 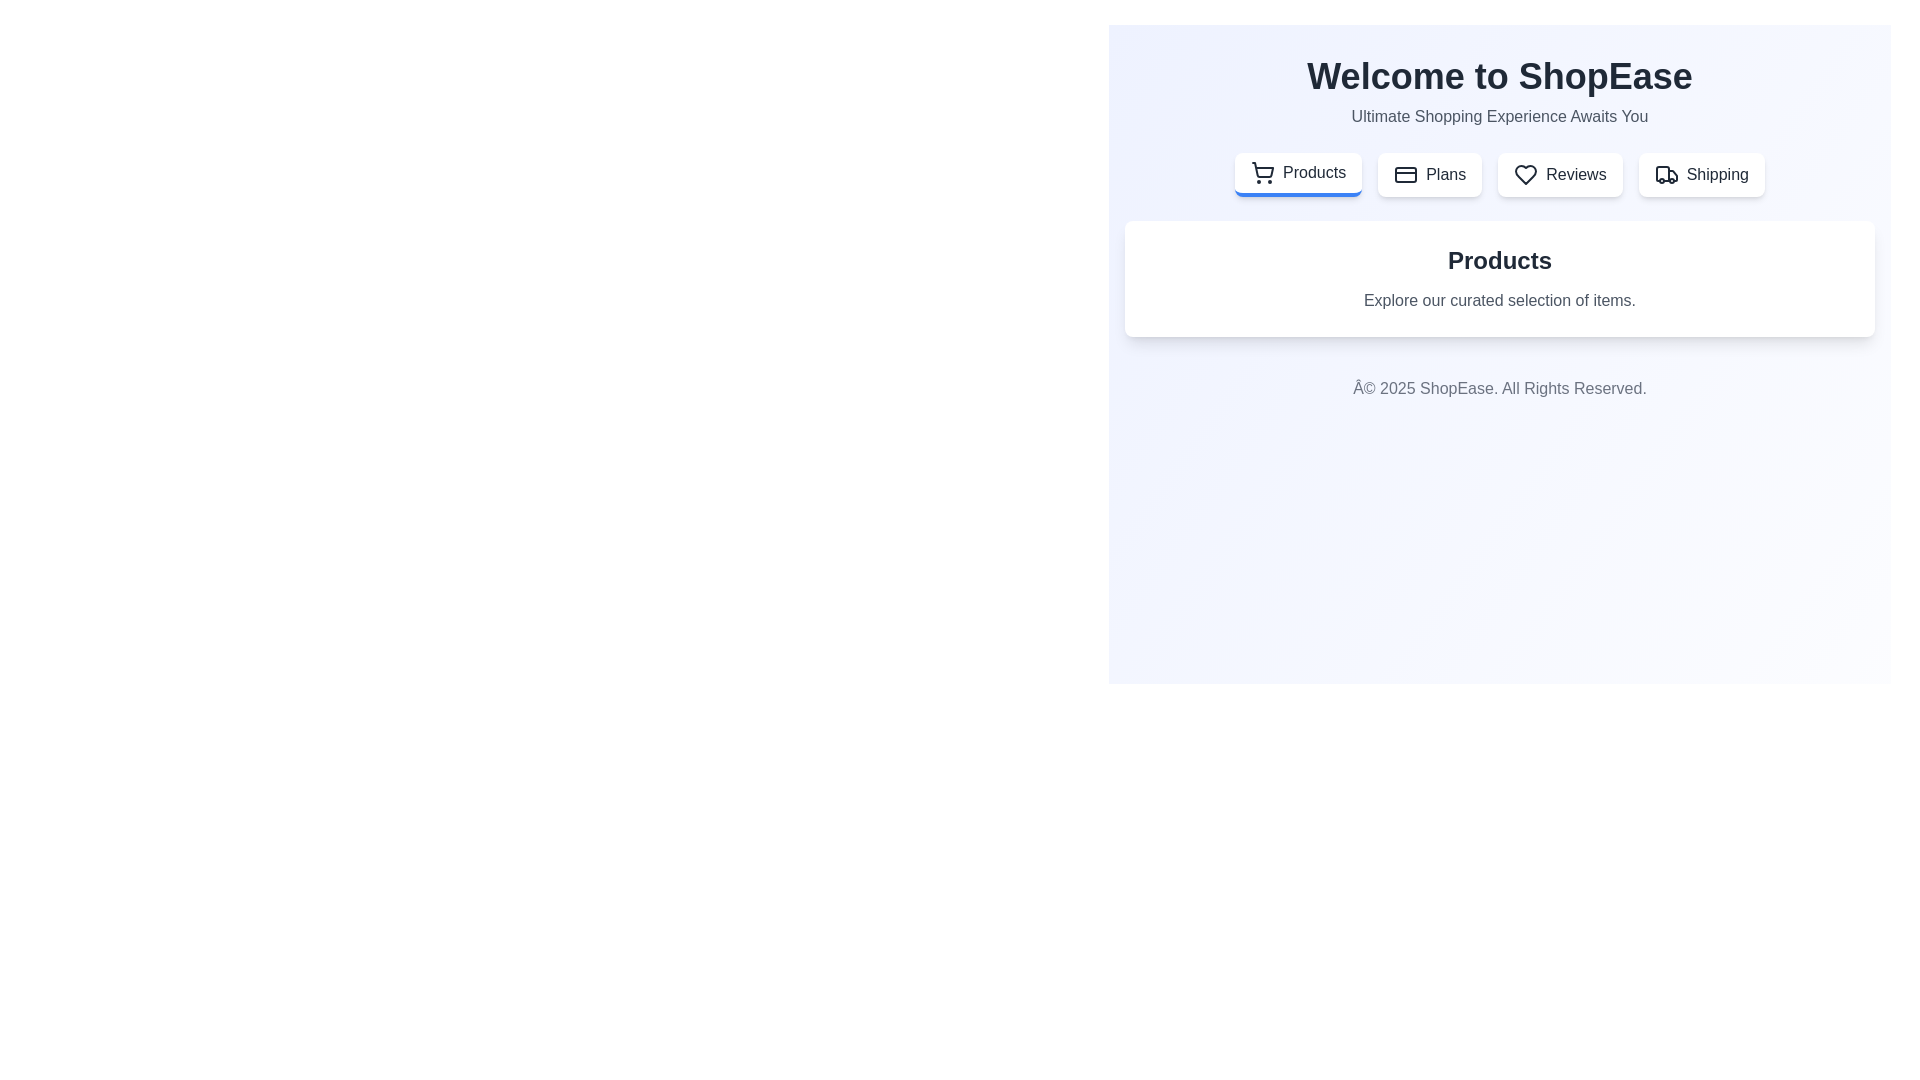 I want to click on the shopping cart icon located within the button labeled 'Products', positioned to the left of the text 'Products', so click(x=1261, y=172).